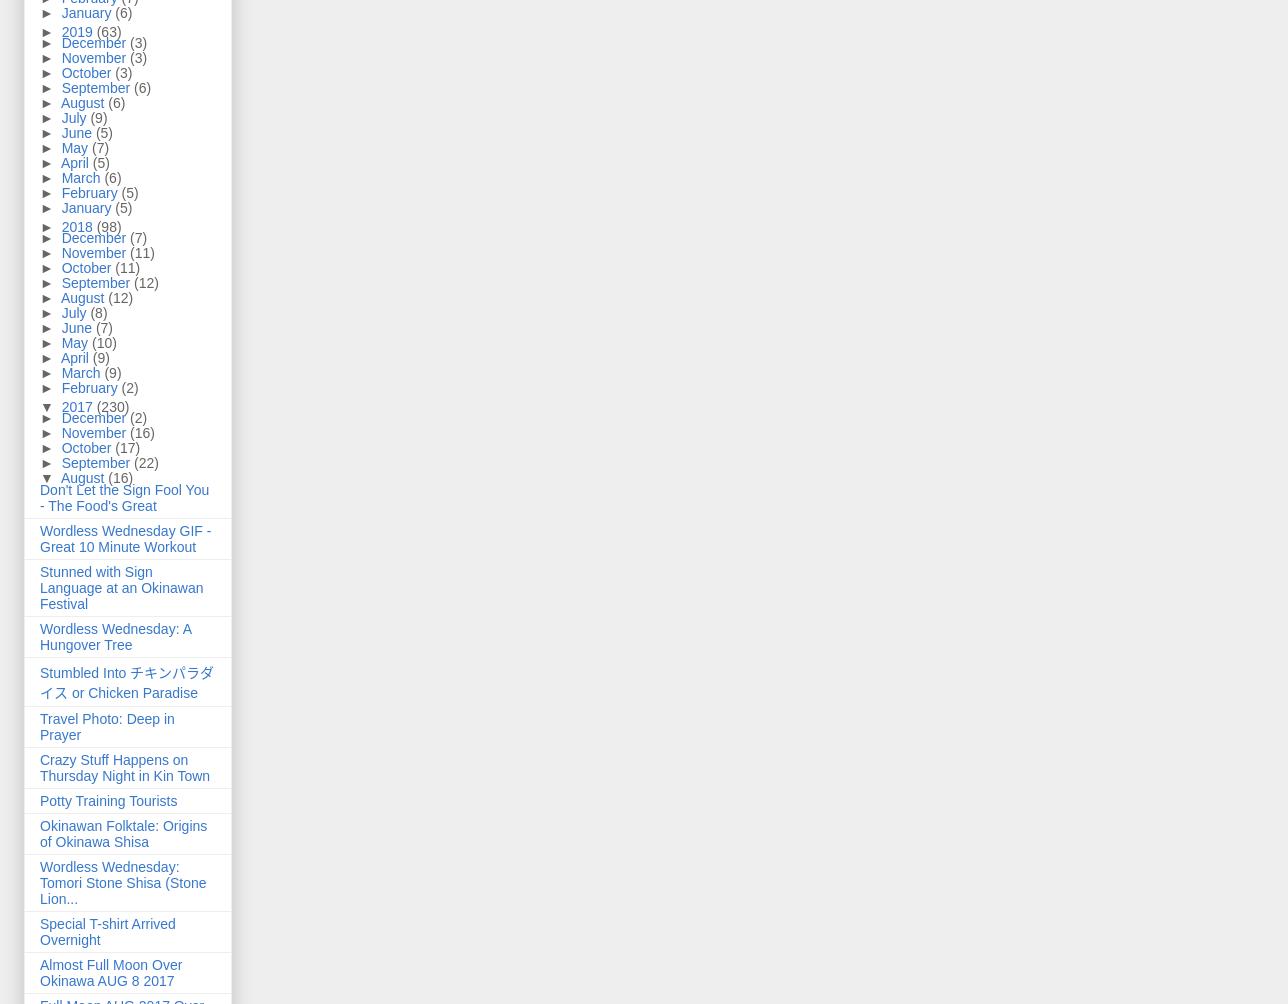 This screenshot has height=1004, width=1288. What do you see at coordinates (126, 681) in the screenshot?
I see `'Stumbled Into チキンパラダイス or Chicken Paradise'` at bounding box center [126, 681].